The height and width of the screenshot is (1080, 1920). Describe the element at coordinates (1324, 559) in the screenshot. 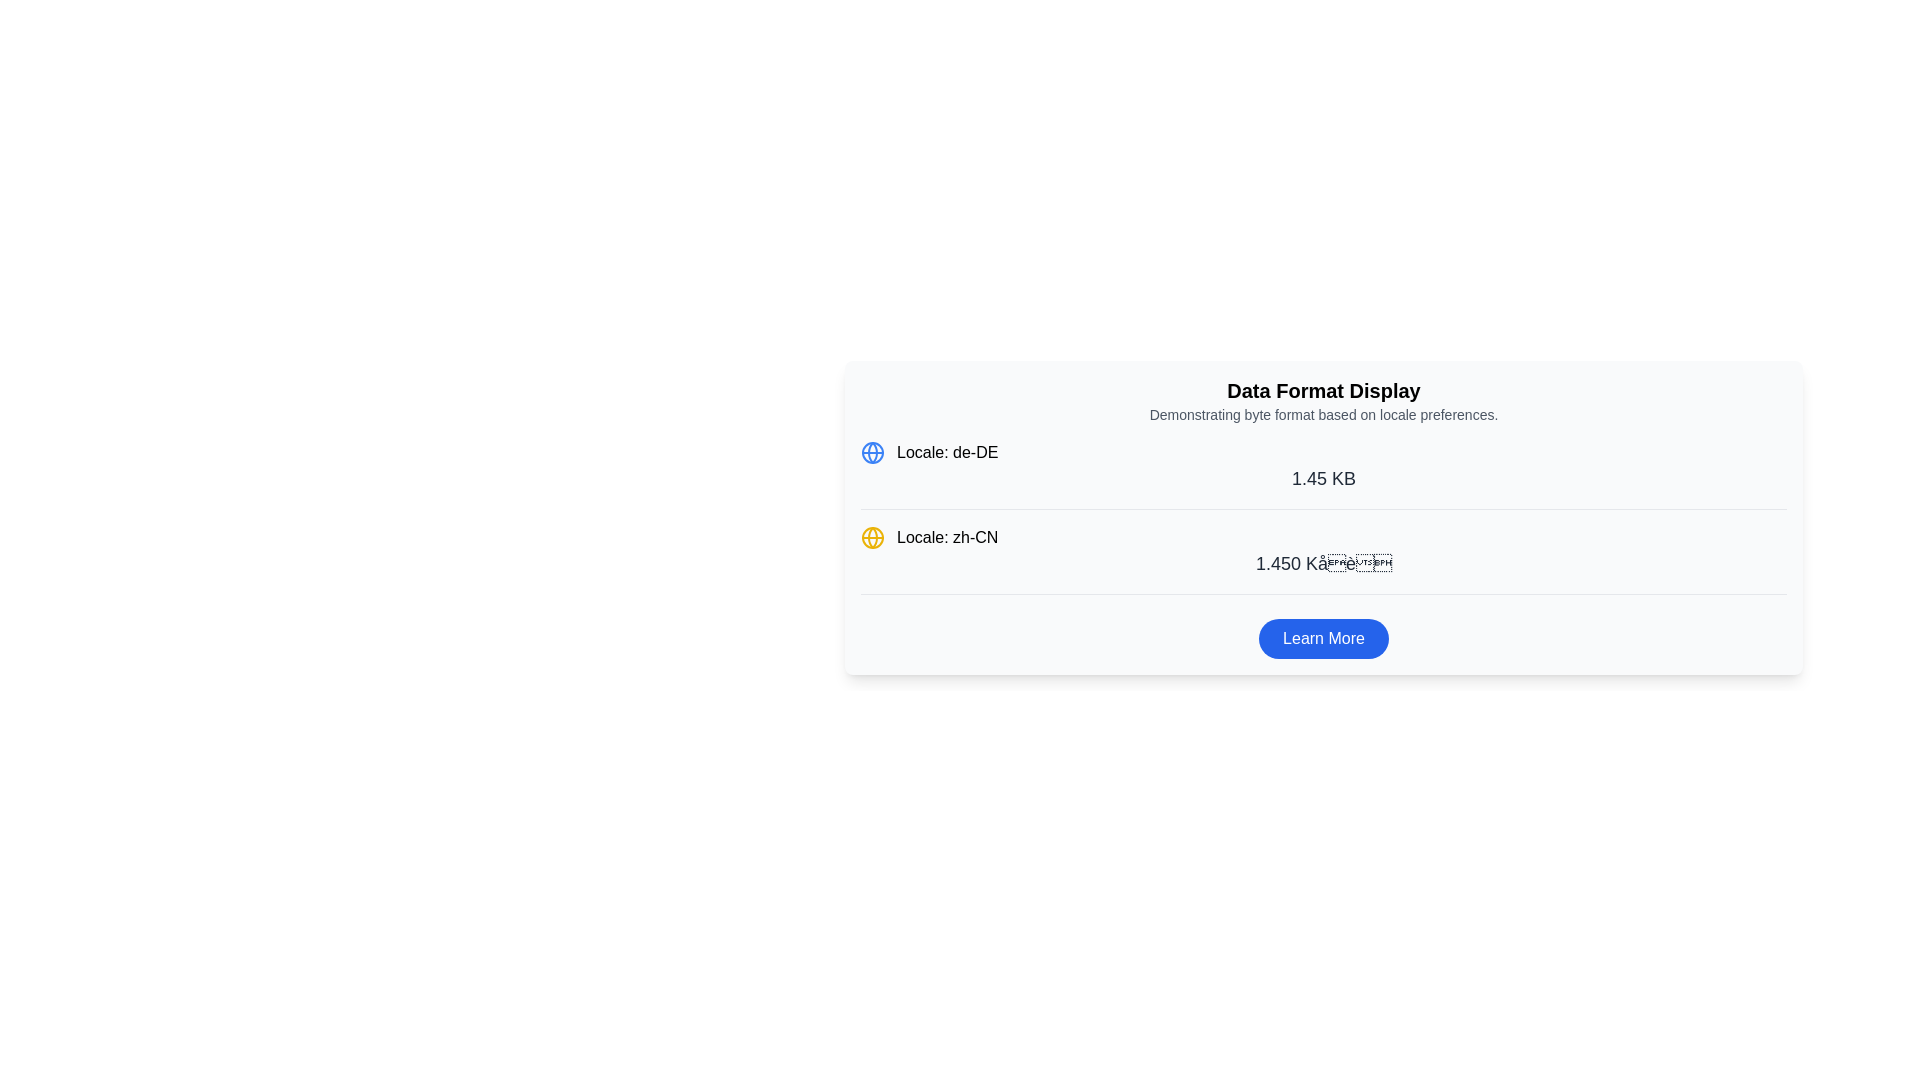

I see `the text information display, which is the second entry in a list immediately below 'Locale: de-DE'` at that location.